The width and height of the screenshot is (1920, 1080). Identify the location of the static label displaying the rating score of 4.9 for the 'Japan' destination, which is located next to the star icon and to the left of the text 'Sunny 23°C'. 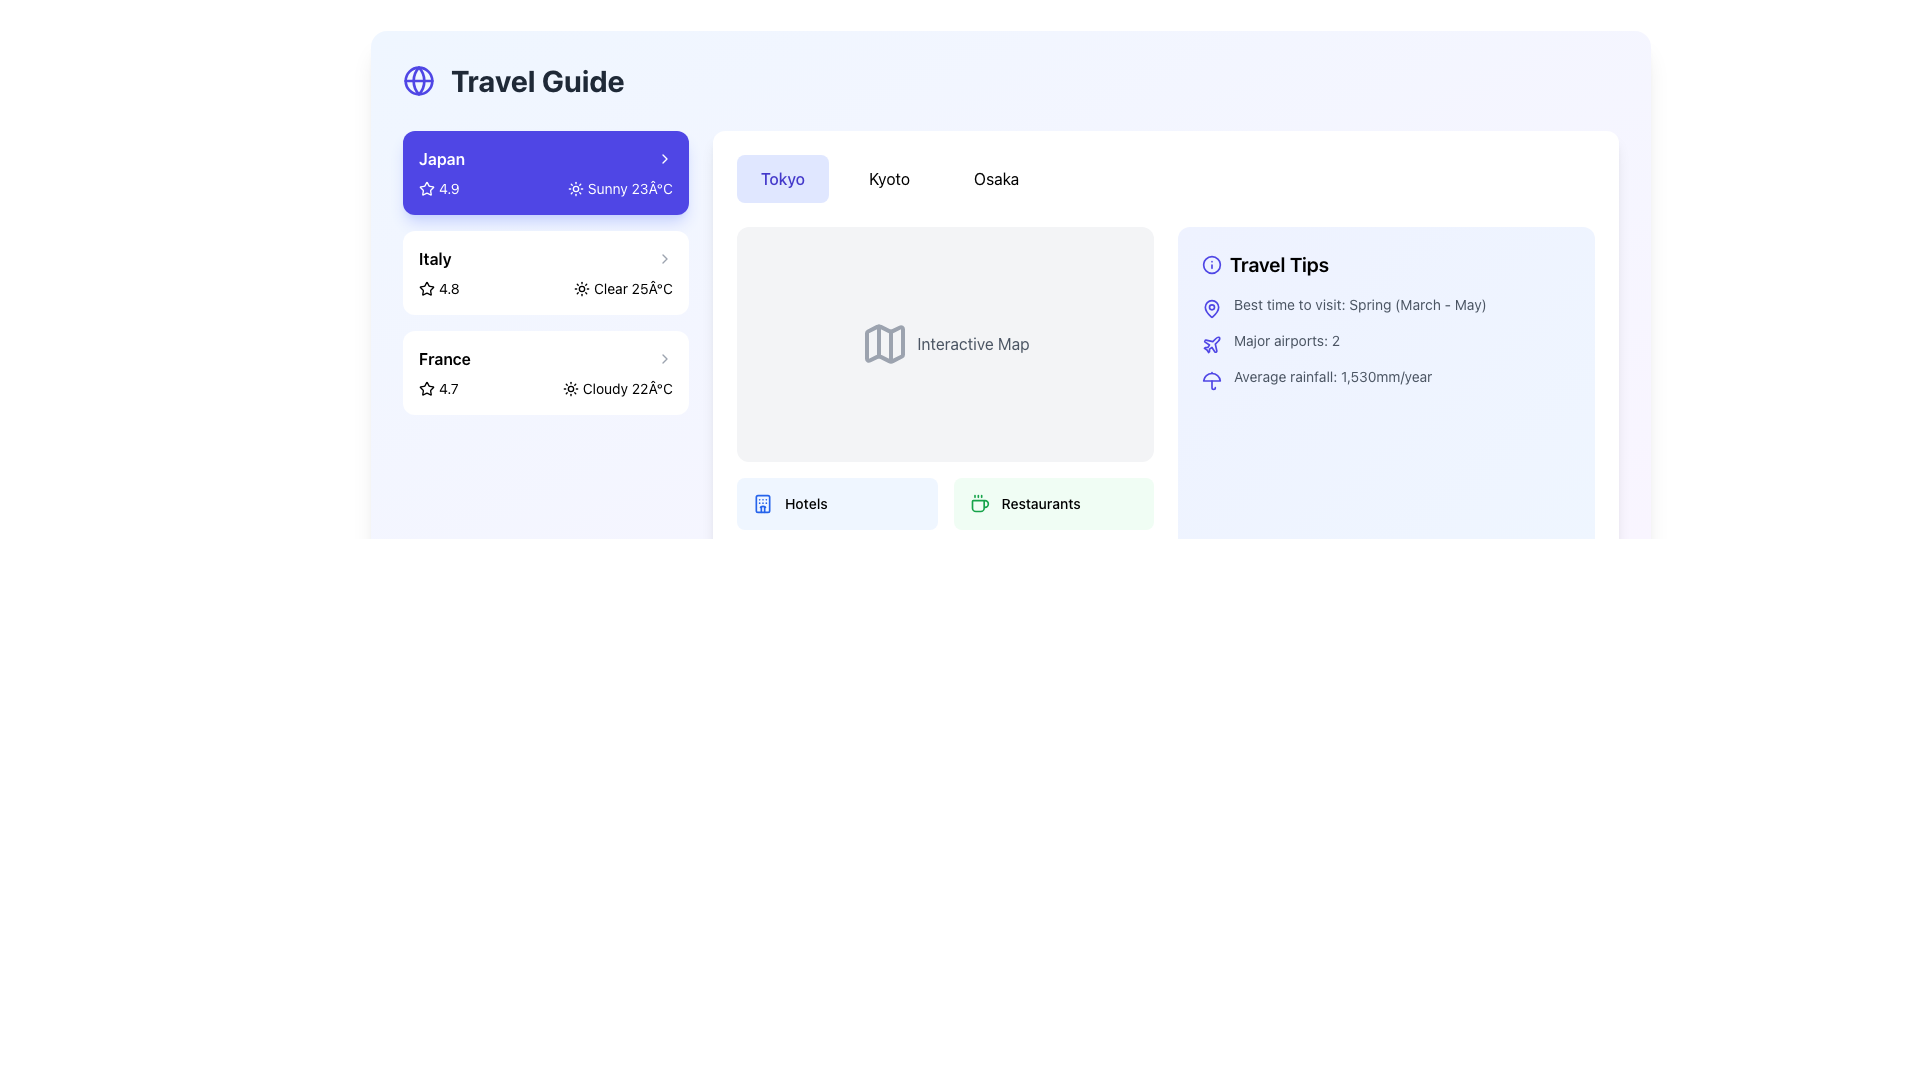
(448, 189).